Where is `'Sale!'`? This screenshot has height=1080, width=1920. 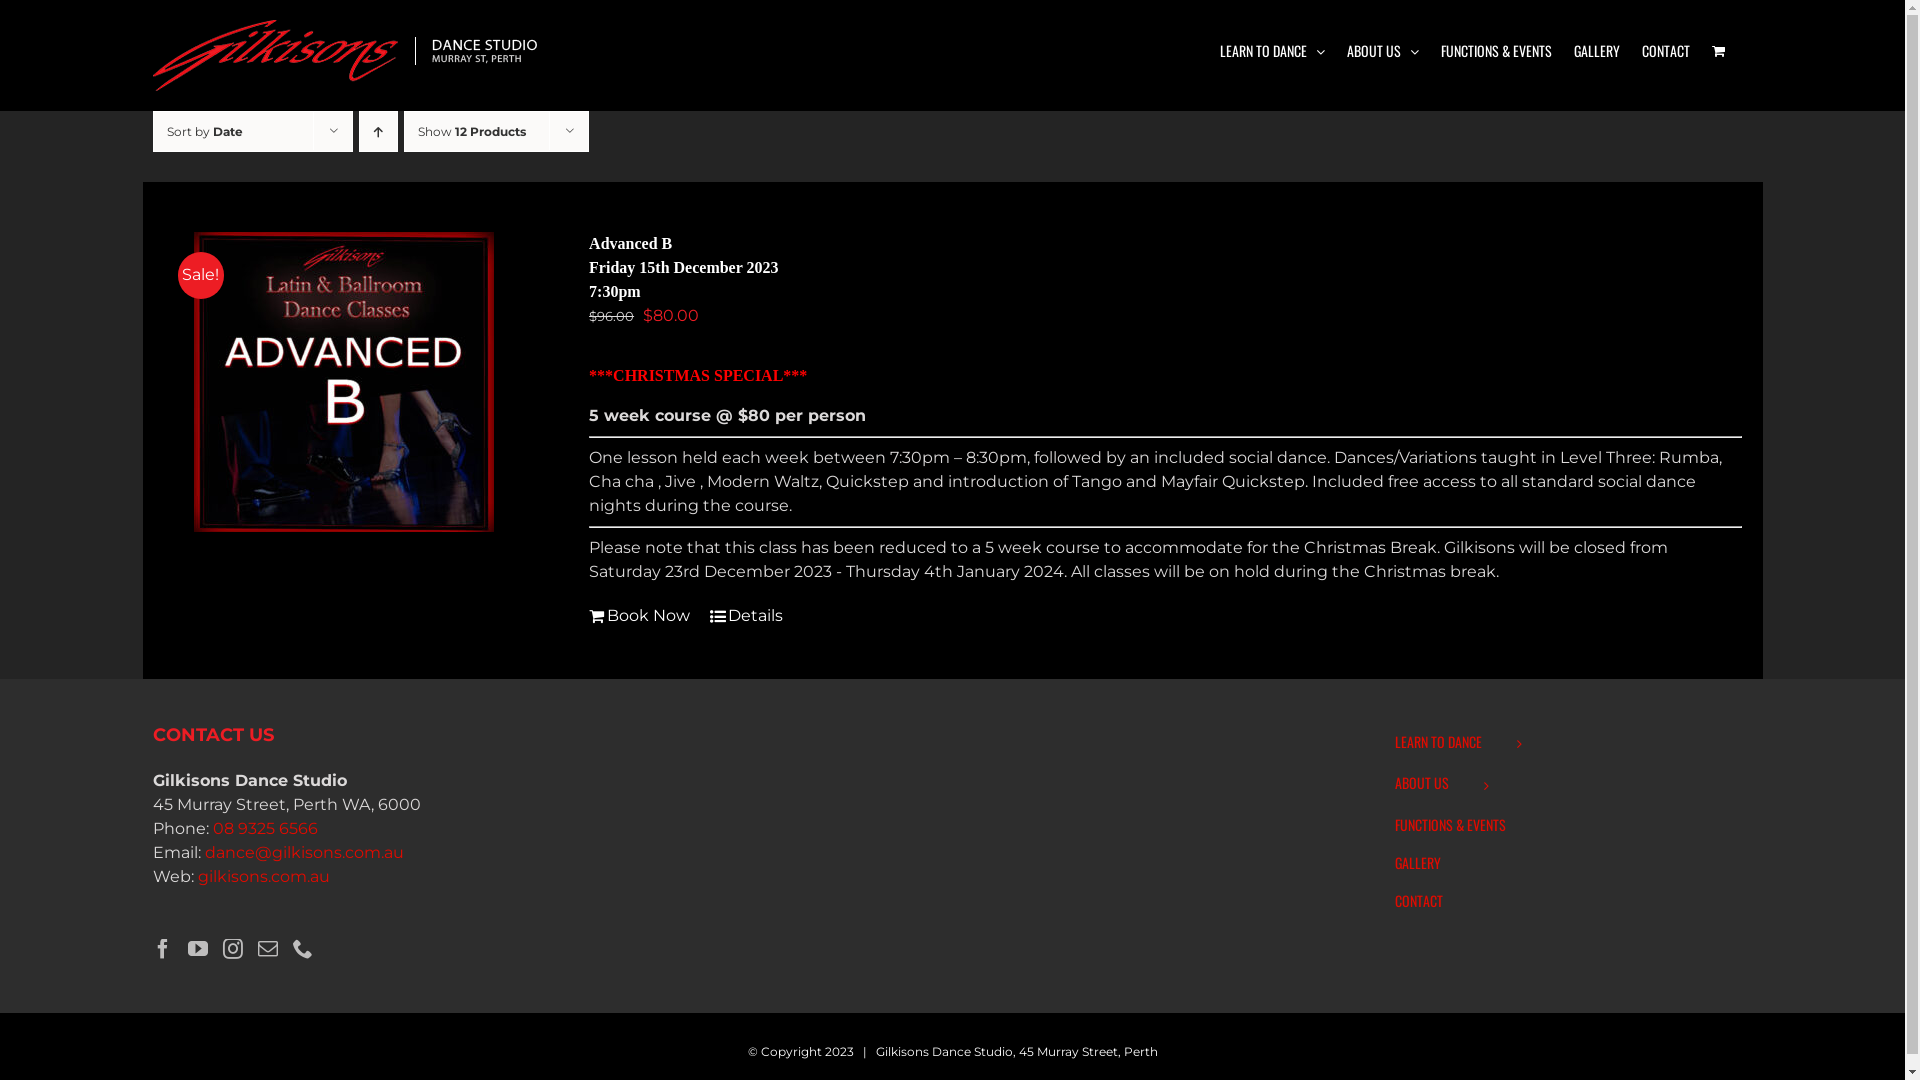
'Sale!' is located at coordinates (343, 381).